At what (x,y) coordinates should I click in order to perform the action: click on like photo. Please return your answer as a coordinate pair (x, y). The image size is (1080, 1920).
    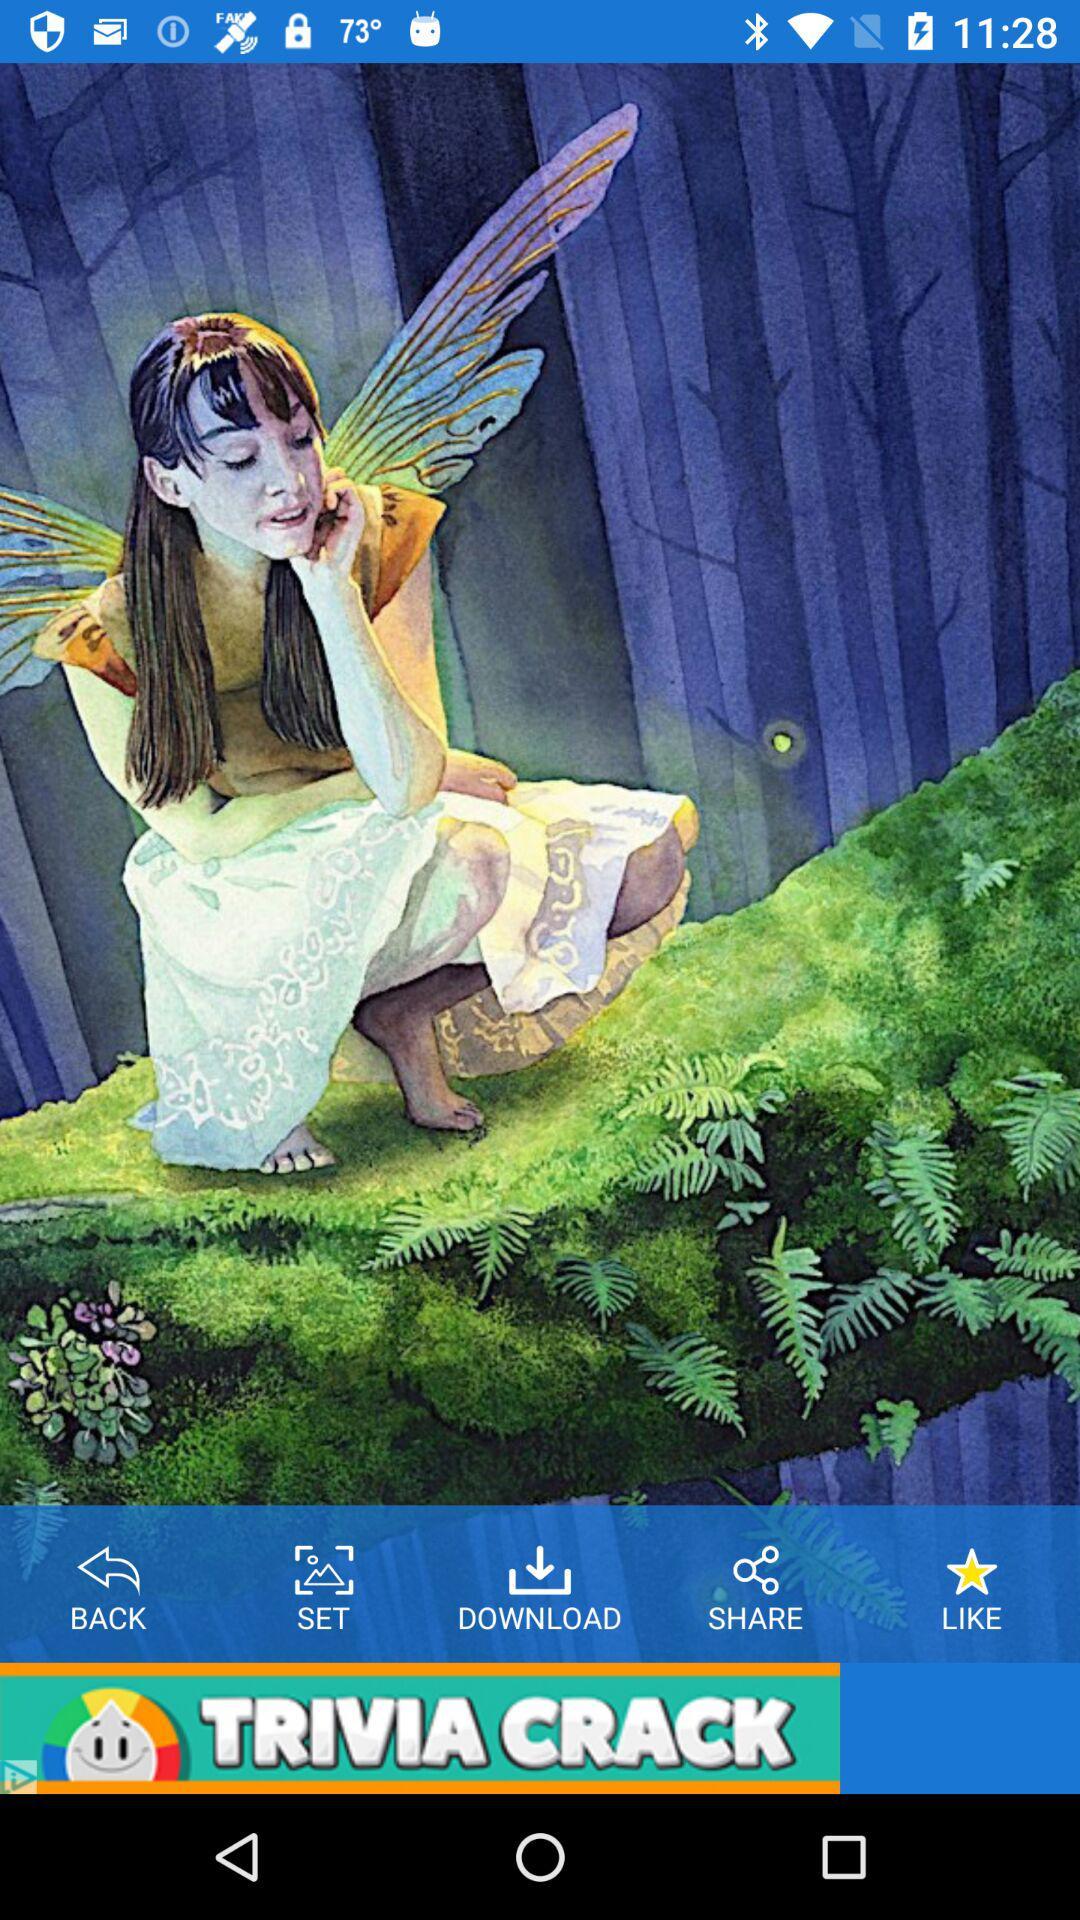
    Looking at the image, I should click on (971, 1562).